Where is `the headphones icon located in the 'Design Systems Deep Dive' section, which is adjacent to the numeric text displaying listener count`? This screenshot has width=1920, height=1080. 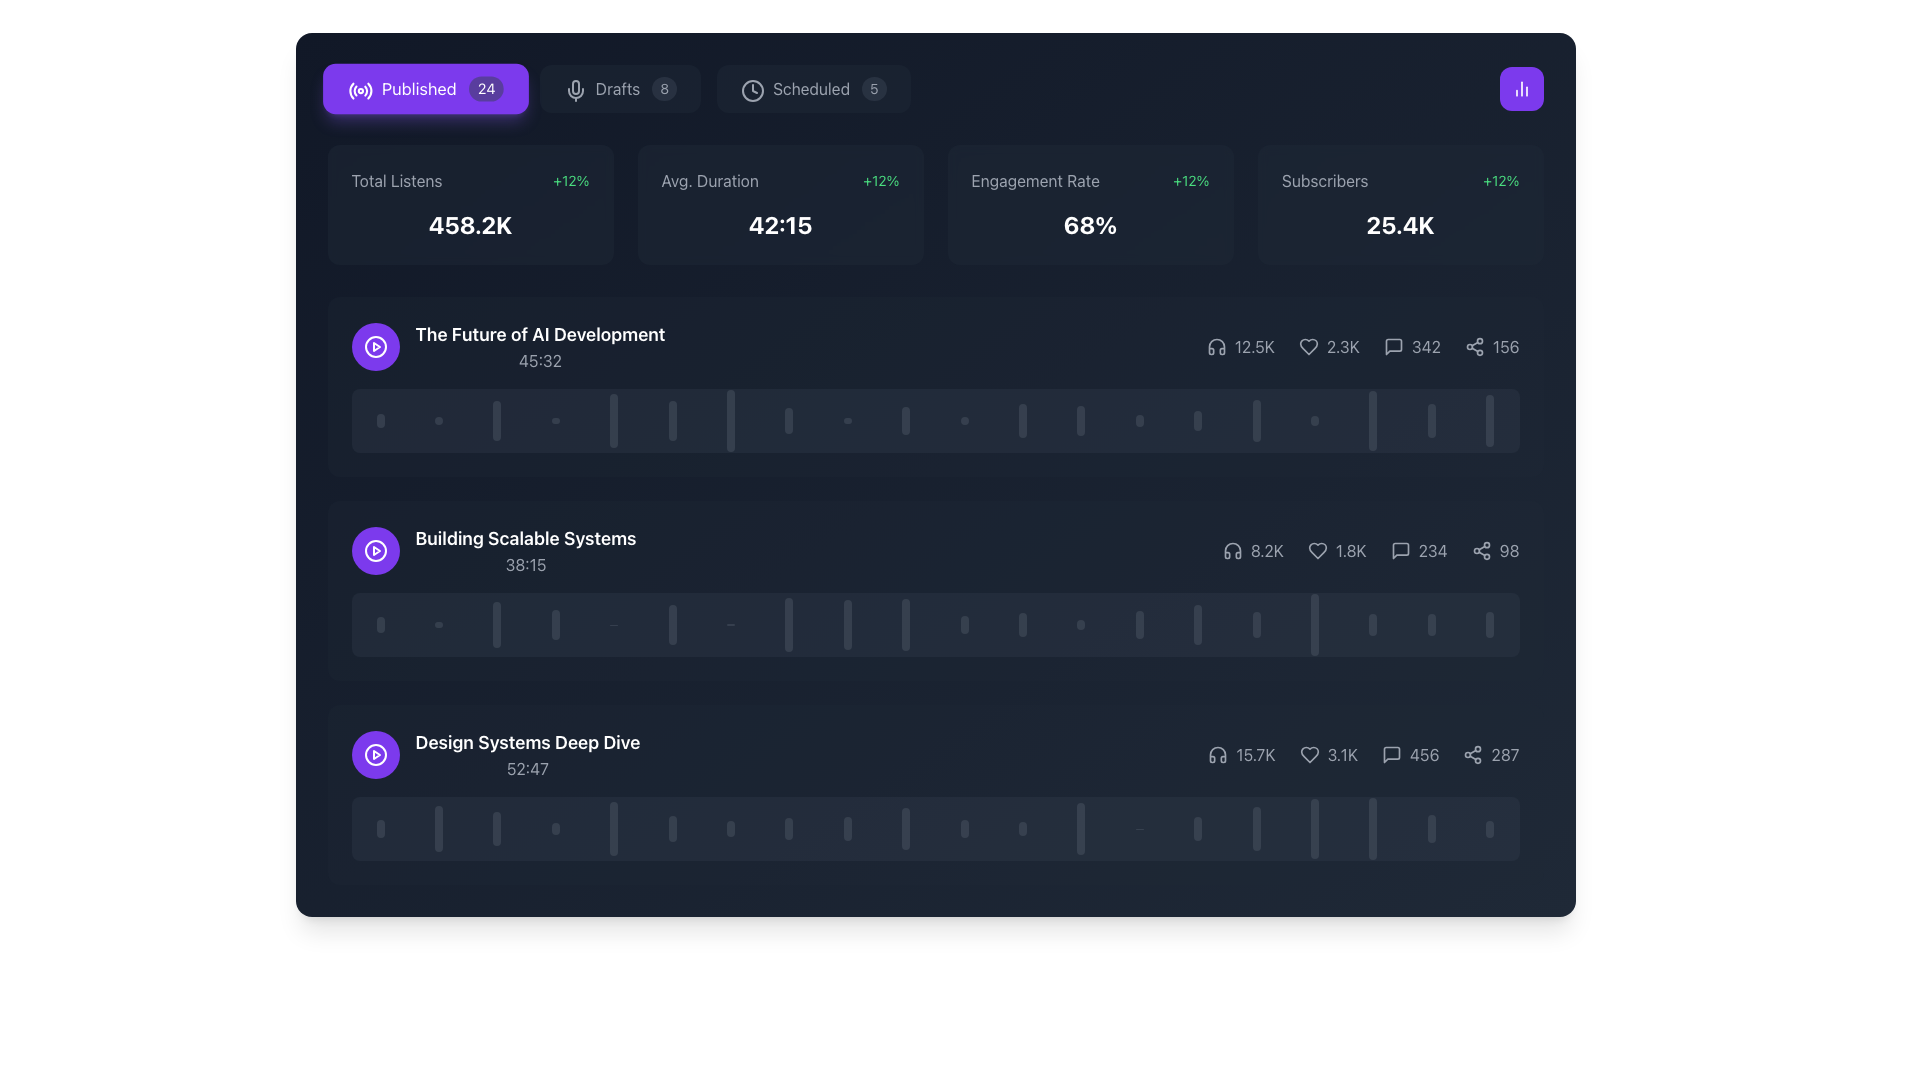 the headphones icon located in the 'Design Systems Deep Dive' section, which is adjacent to the numeric text displaying listener count is located at coordinates (1217, 755).